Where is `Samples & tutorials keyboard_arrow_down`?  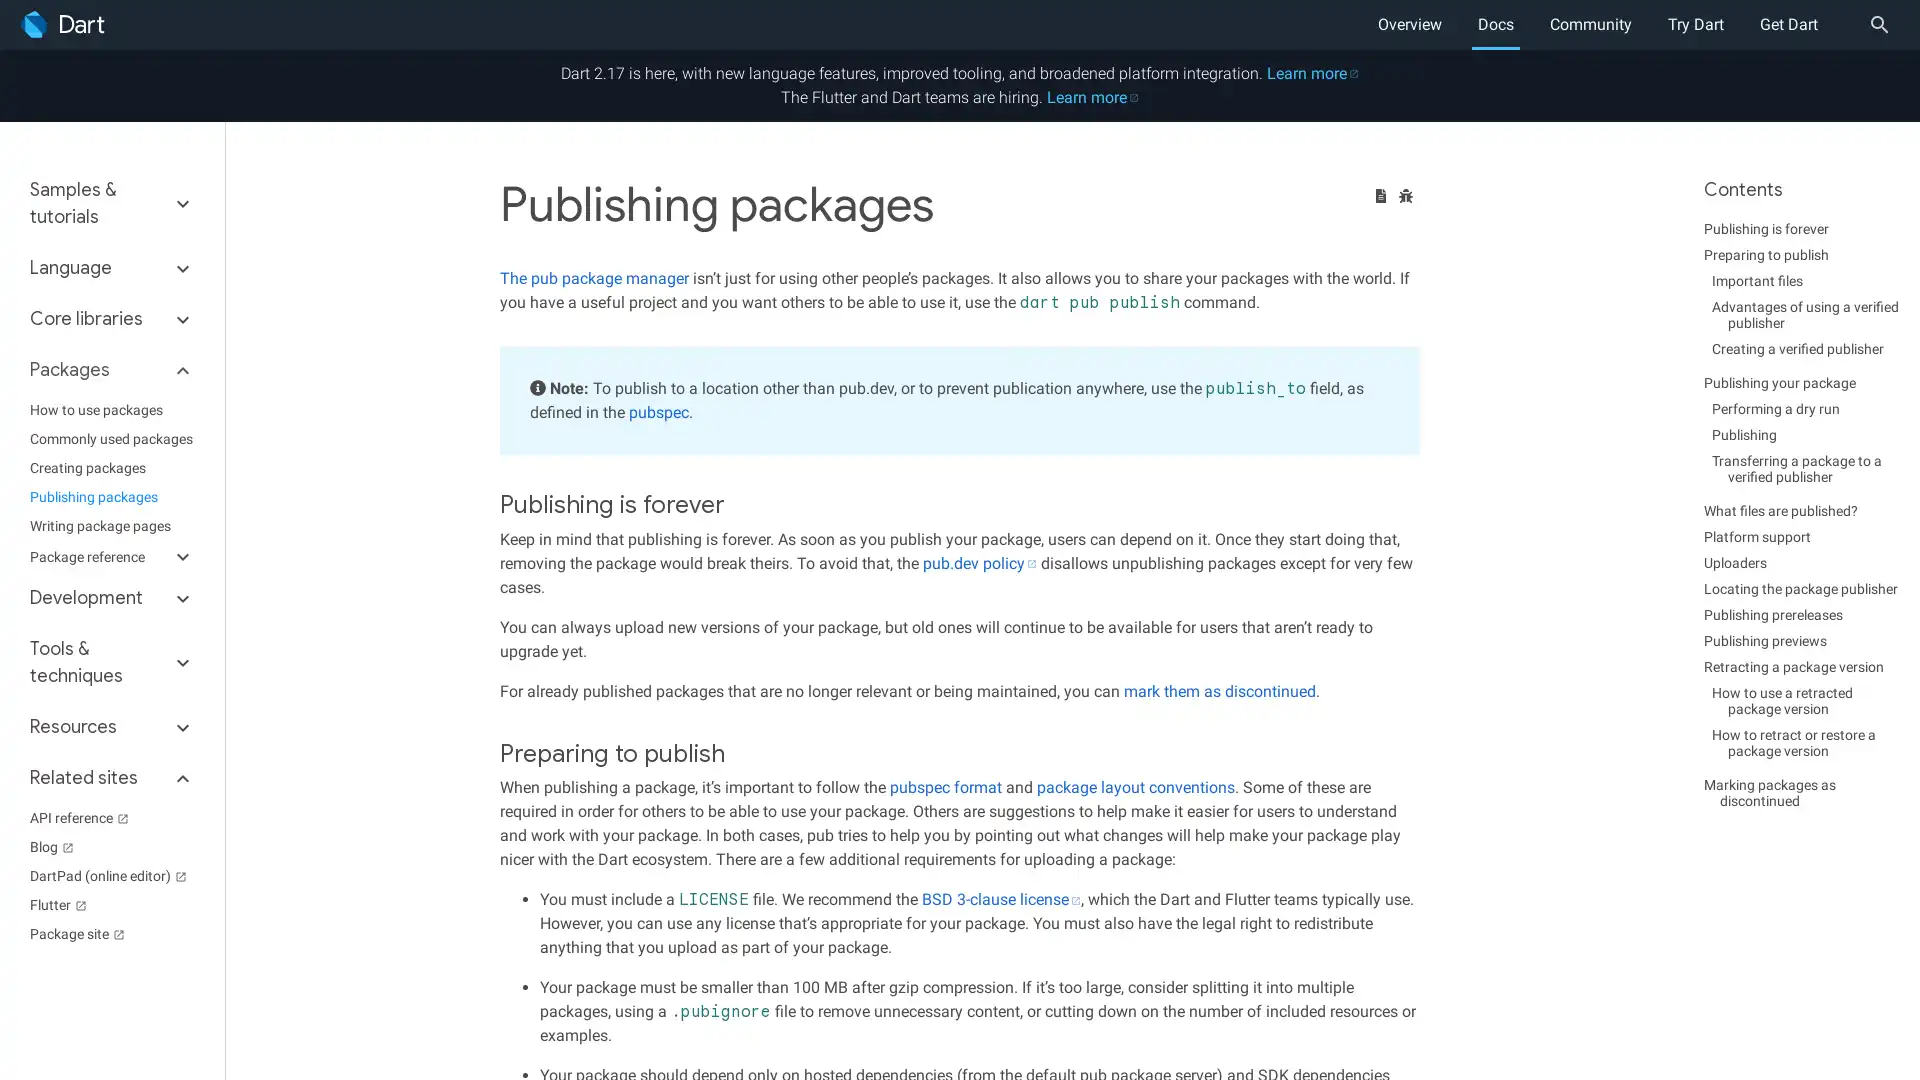 Samples & tutorials keyboard_arrow_down is located at coordinates (111, 209).